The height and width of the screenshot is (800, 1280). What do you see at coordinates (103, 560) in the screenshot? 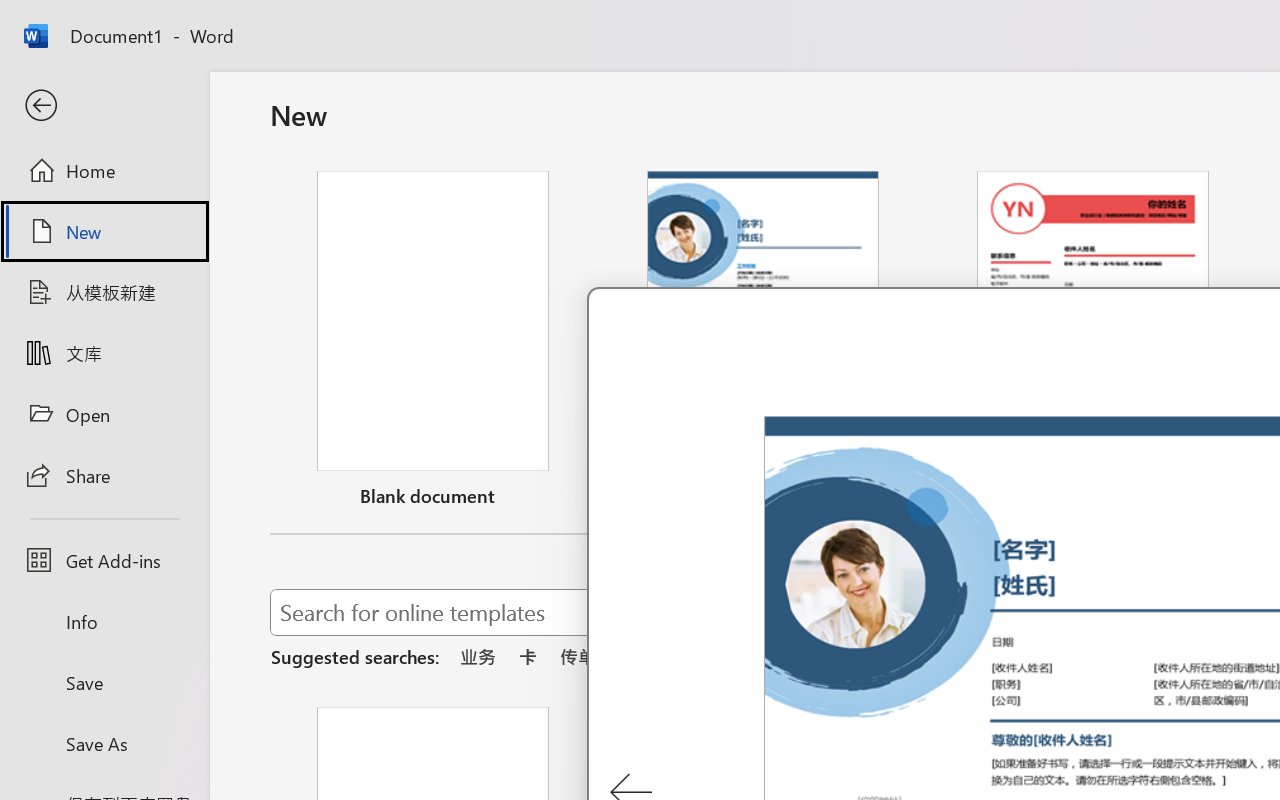
I see `'Get Add-ins'` at bounding box center [103, 560].